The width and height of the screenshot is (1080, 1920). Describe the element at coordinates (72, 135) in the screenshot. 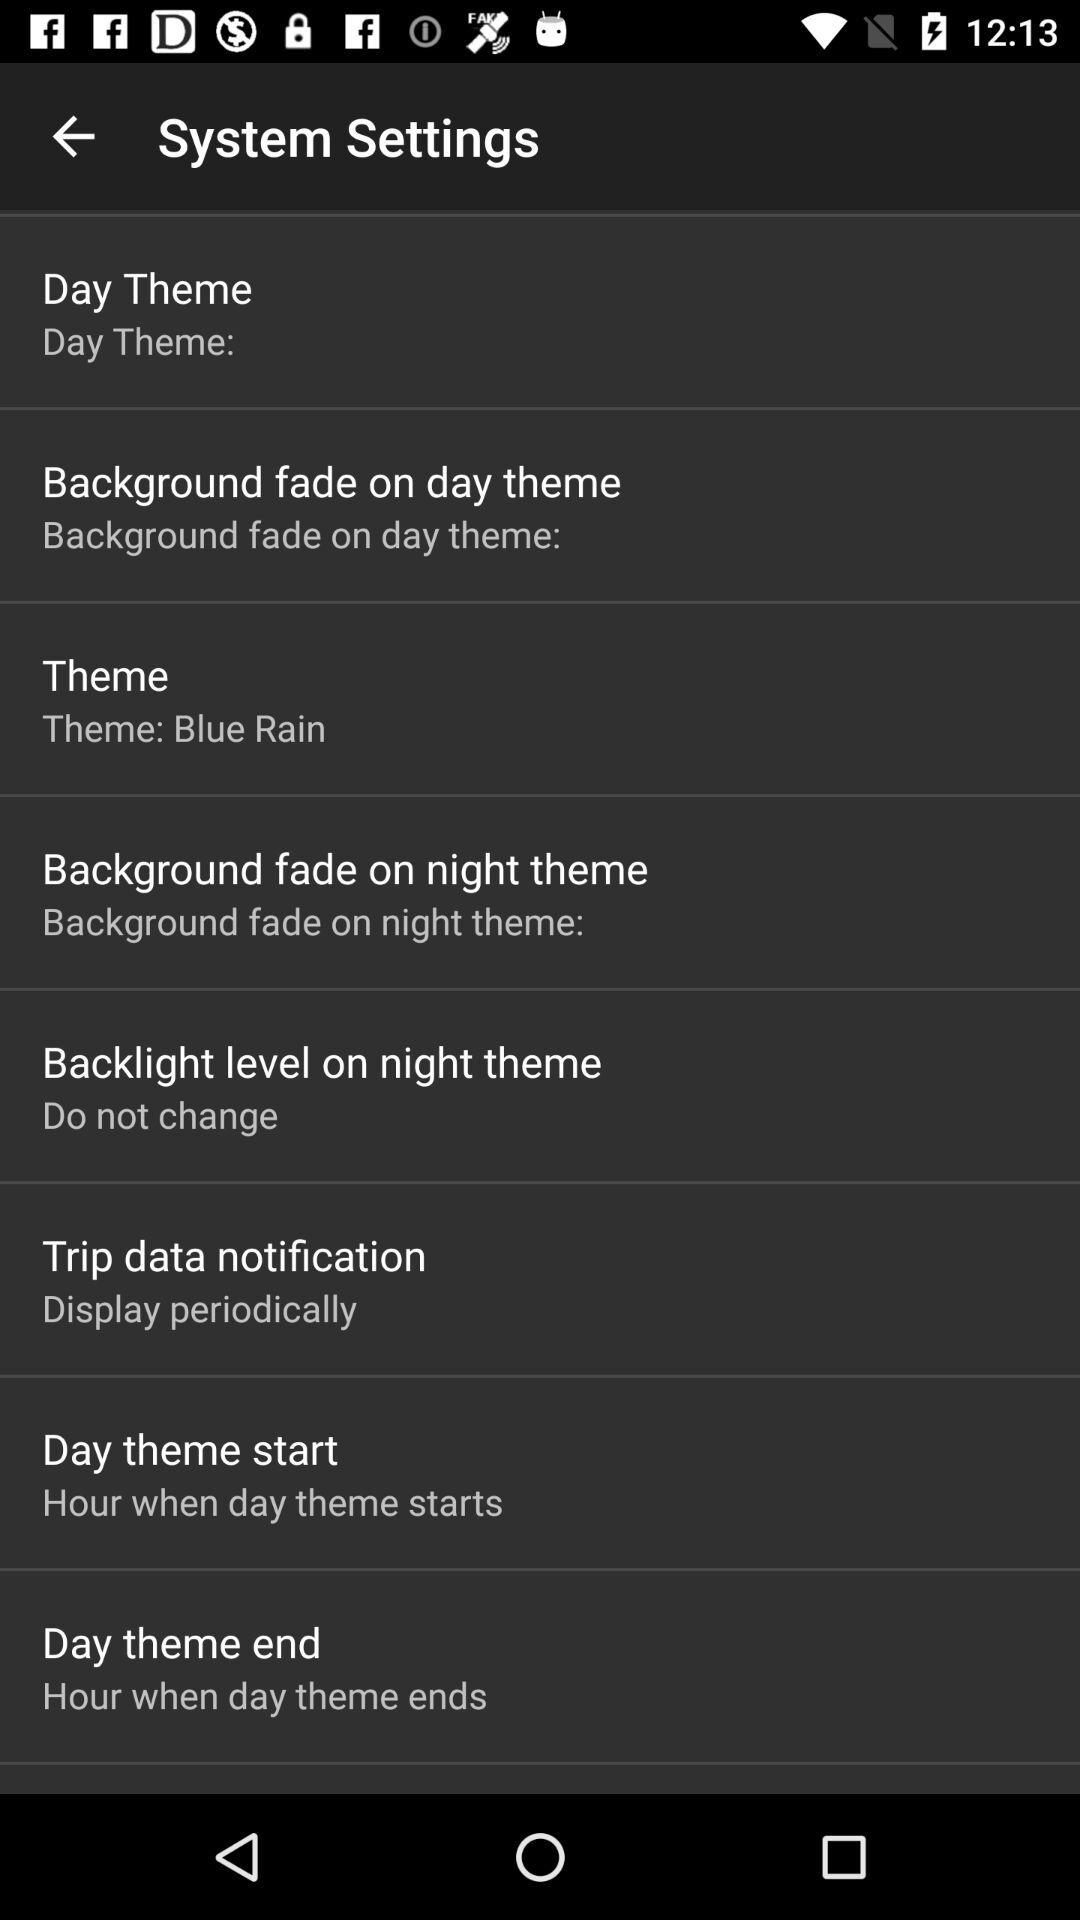

I see `icon above the day theme item` at that location.